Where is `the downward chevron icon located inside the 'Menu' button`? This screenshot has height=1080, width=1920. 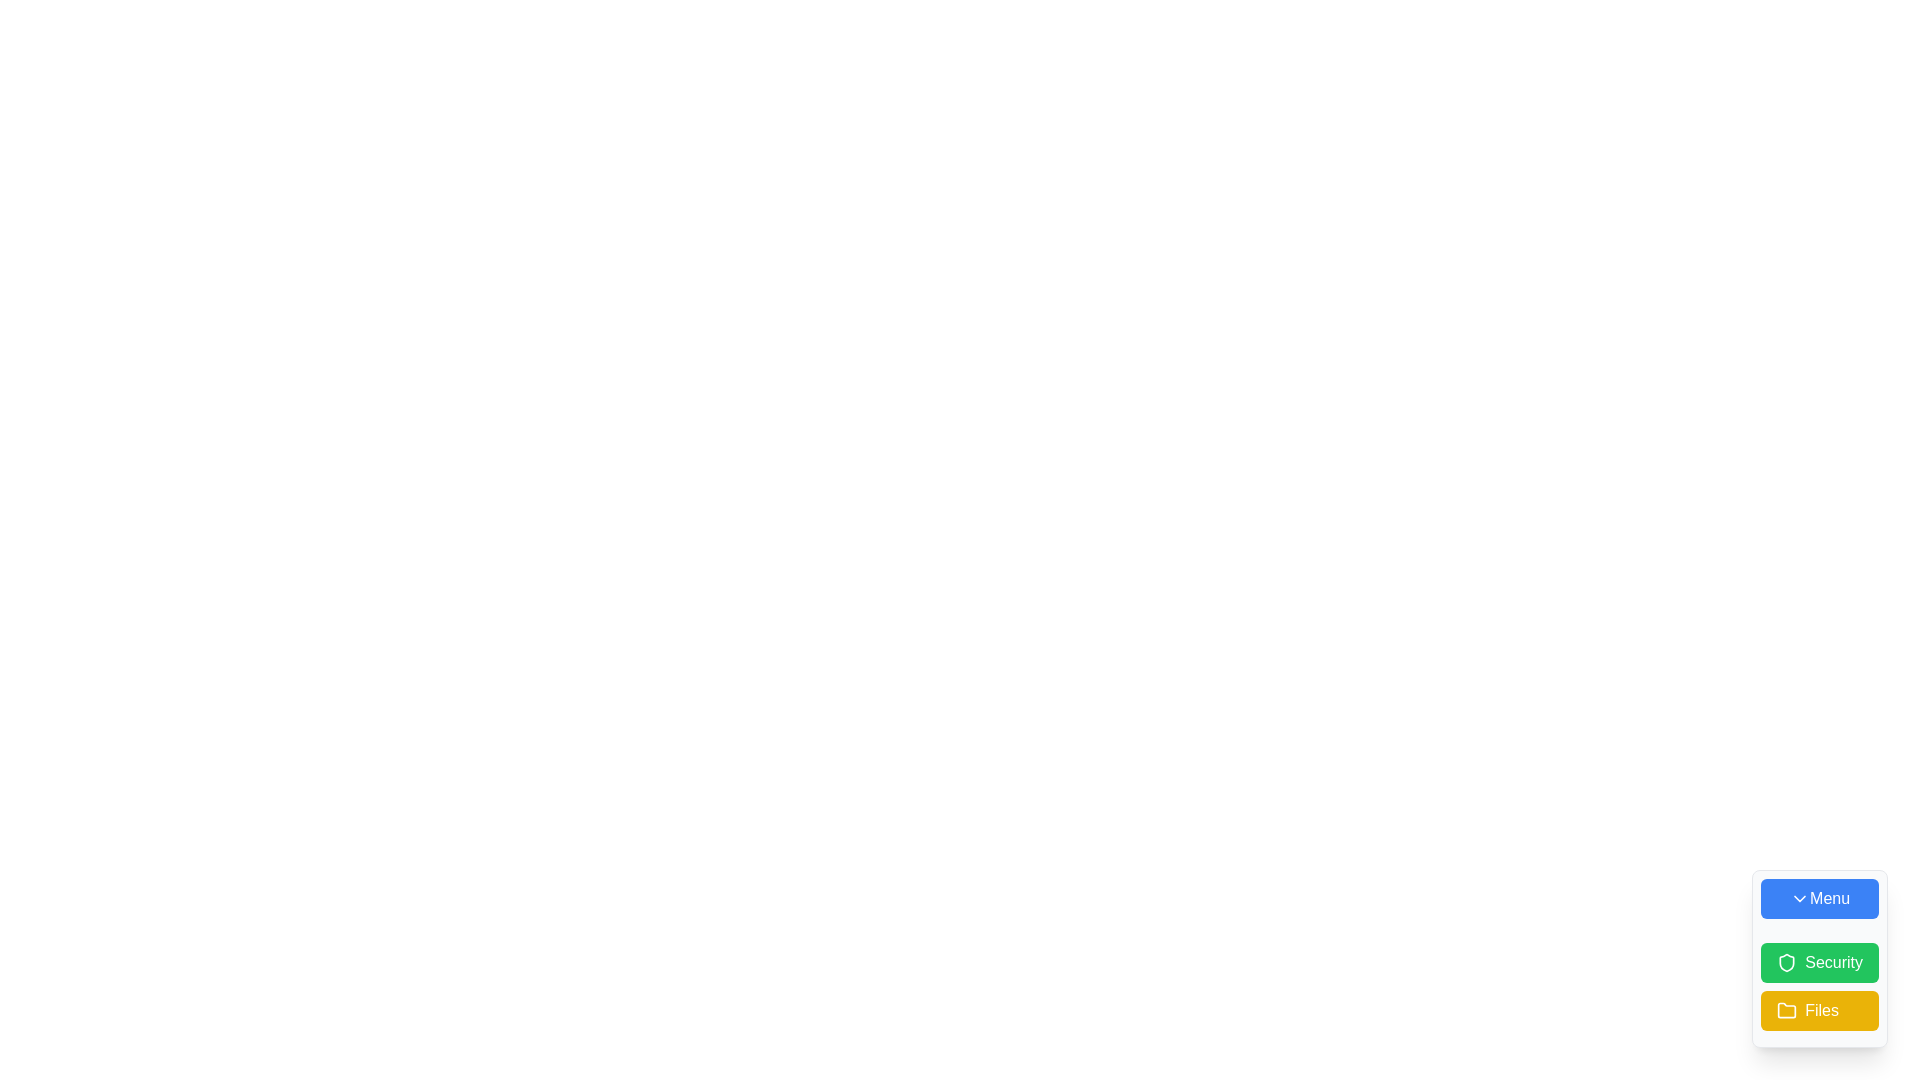 the downward chevron icon located inside the 'Menu' button is located at coordinates (1800, 897).